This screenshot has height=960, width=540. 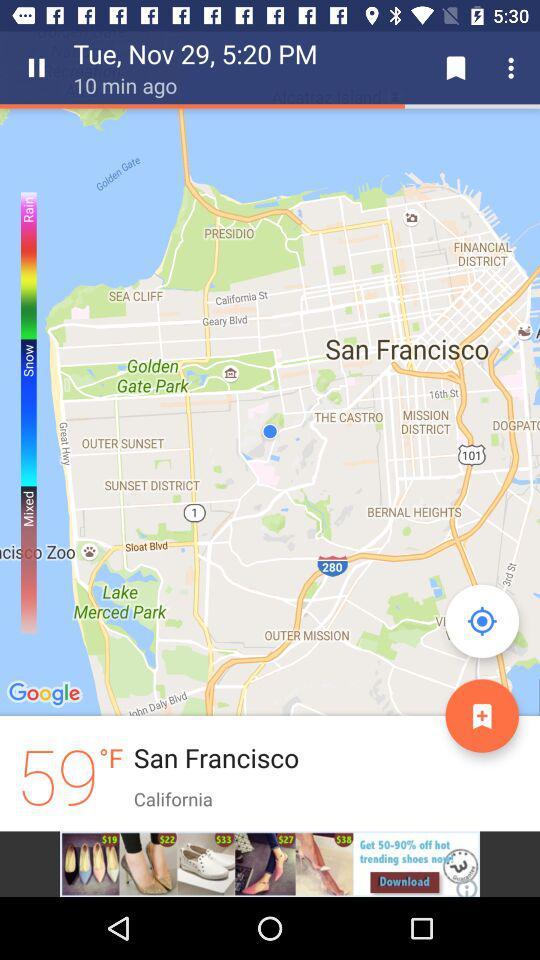 I want to click on location icon, so click(x=481, y=620).